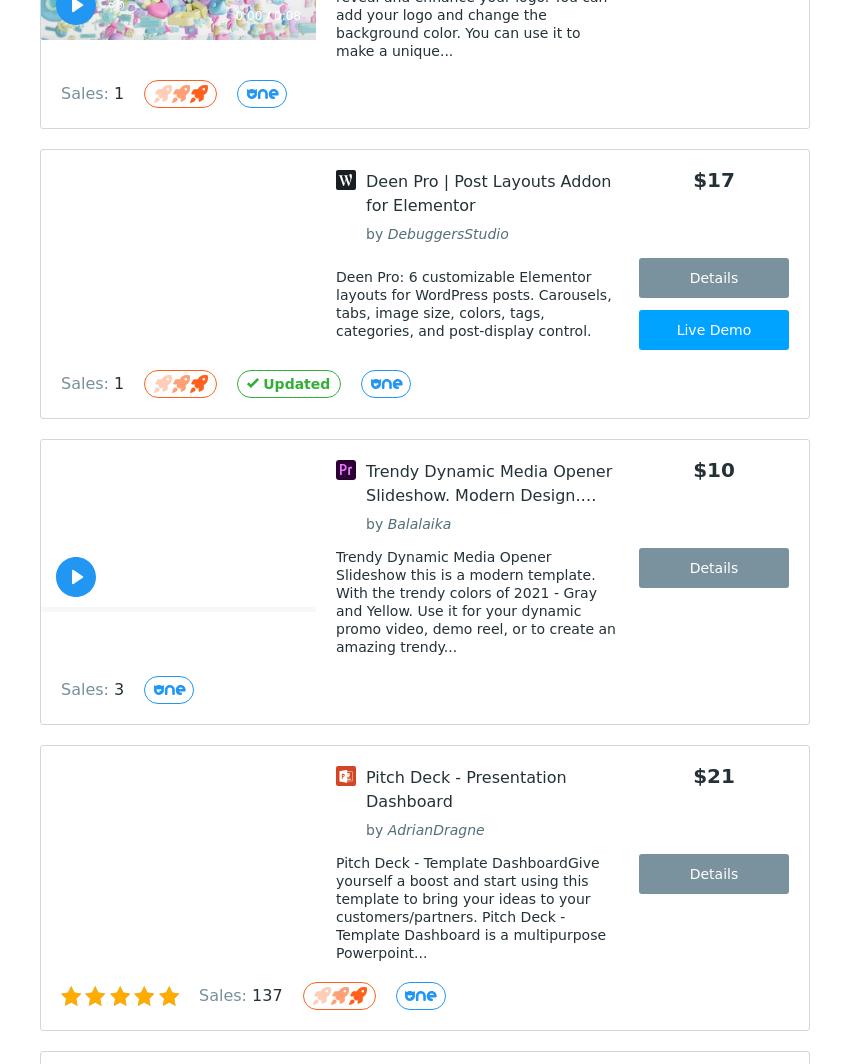 This screenshot has width=850, height=1064. Describe the element at coordinates (692, 180) in the screenshot. I see `'$17'` at that location.